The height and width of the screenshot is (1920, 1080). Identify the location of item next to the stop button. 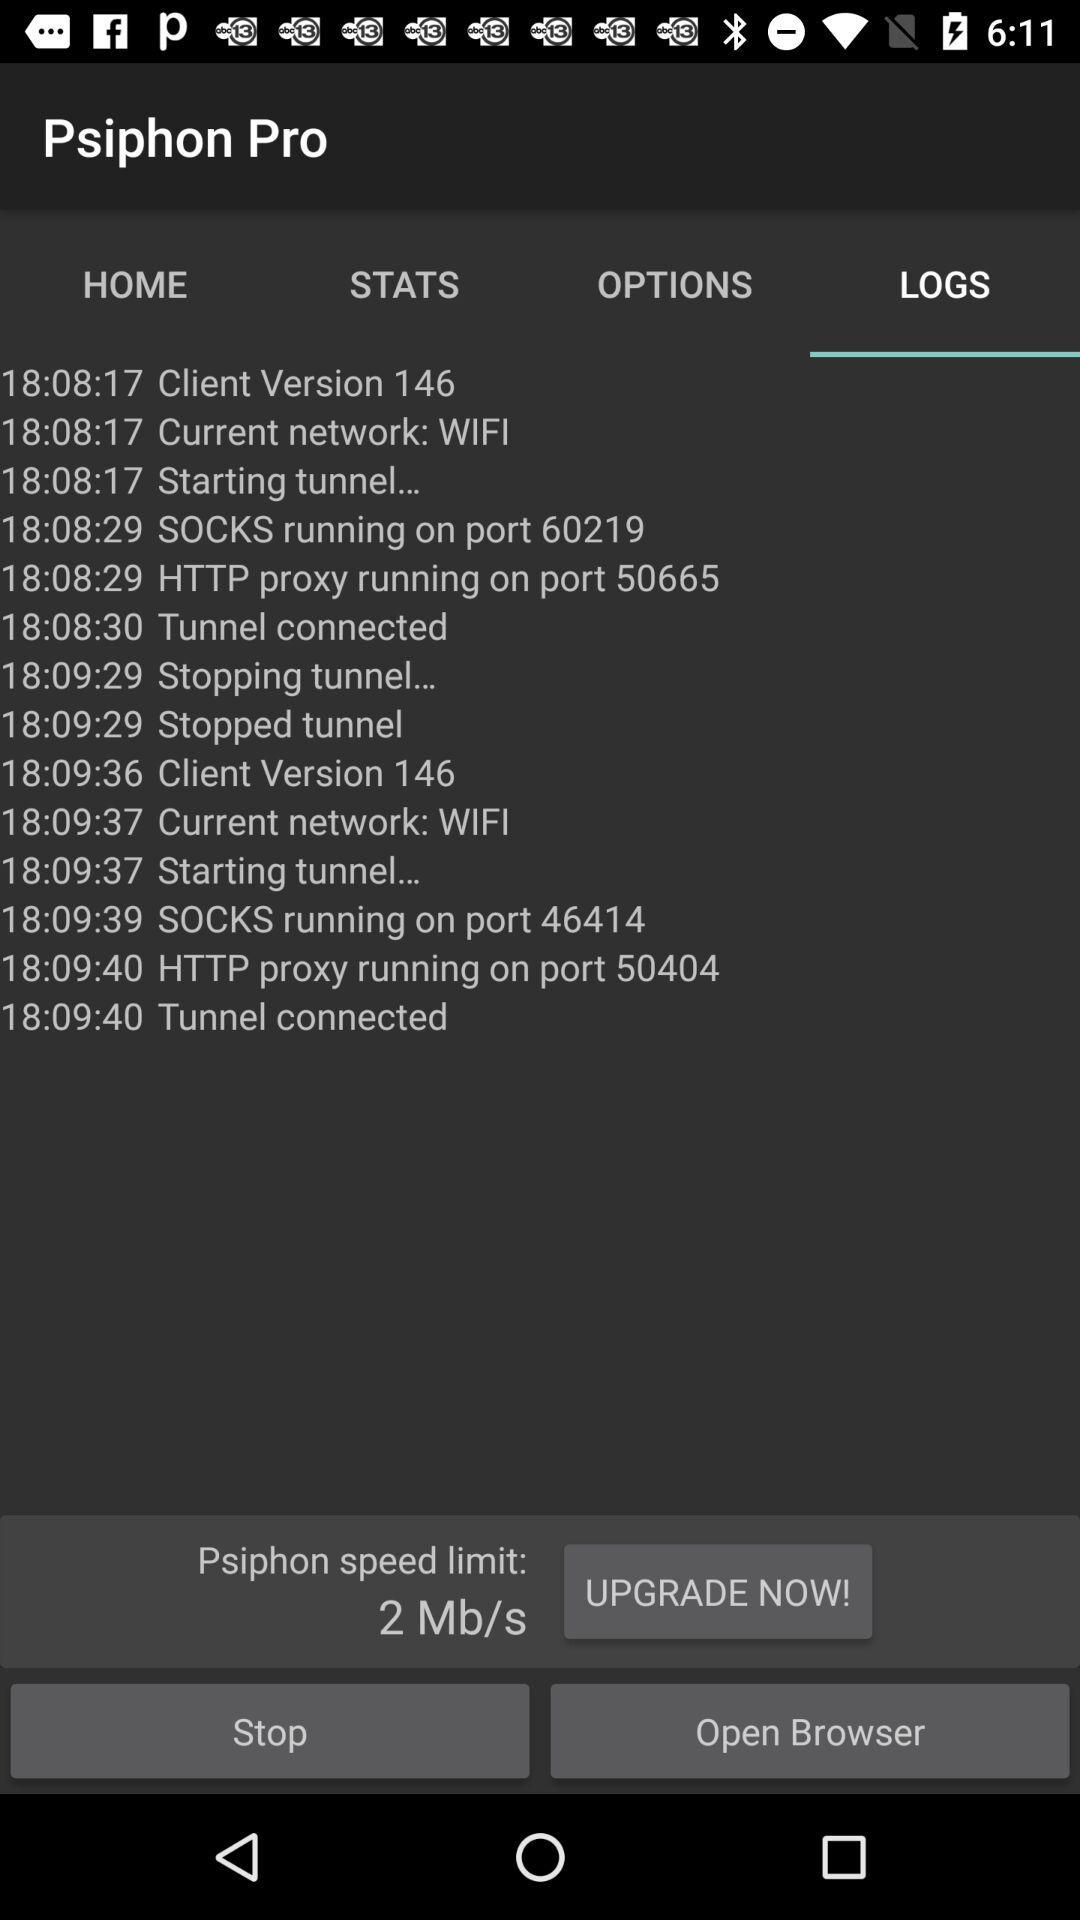
(717, 1590).